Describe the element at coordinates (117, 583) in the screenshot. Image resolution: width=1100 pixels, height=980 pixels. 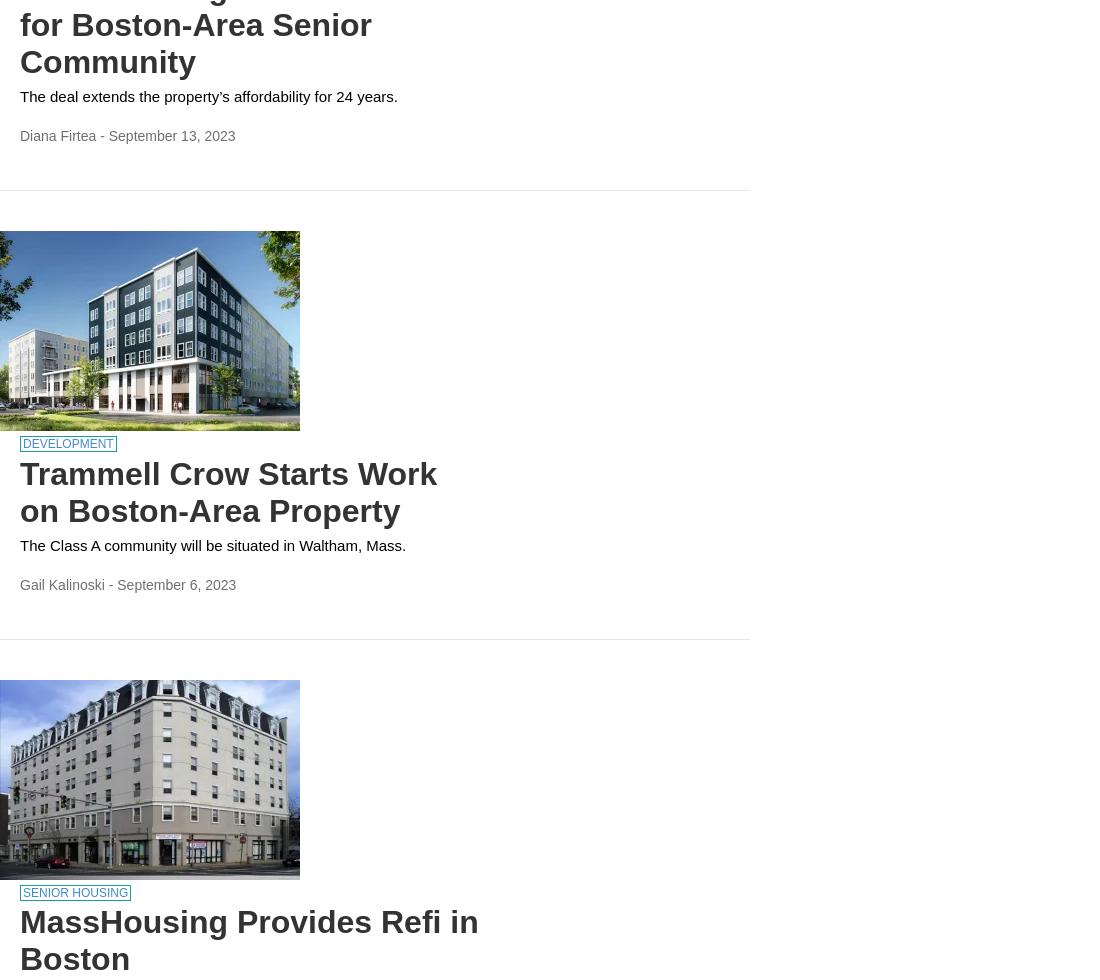
I see `'September 6, 2023'` at that location.